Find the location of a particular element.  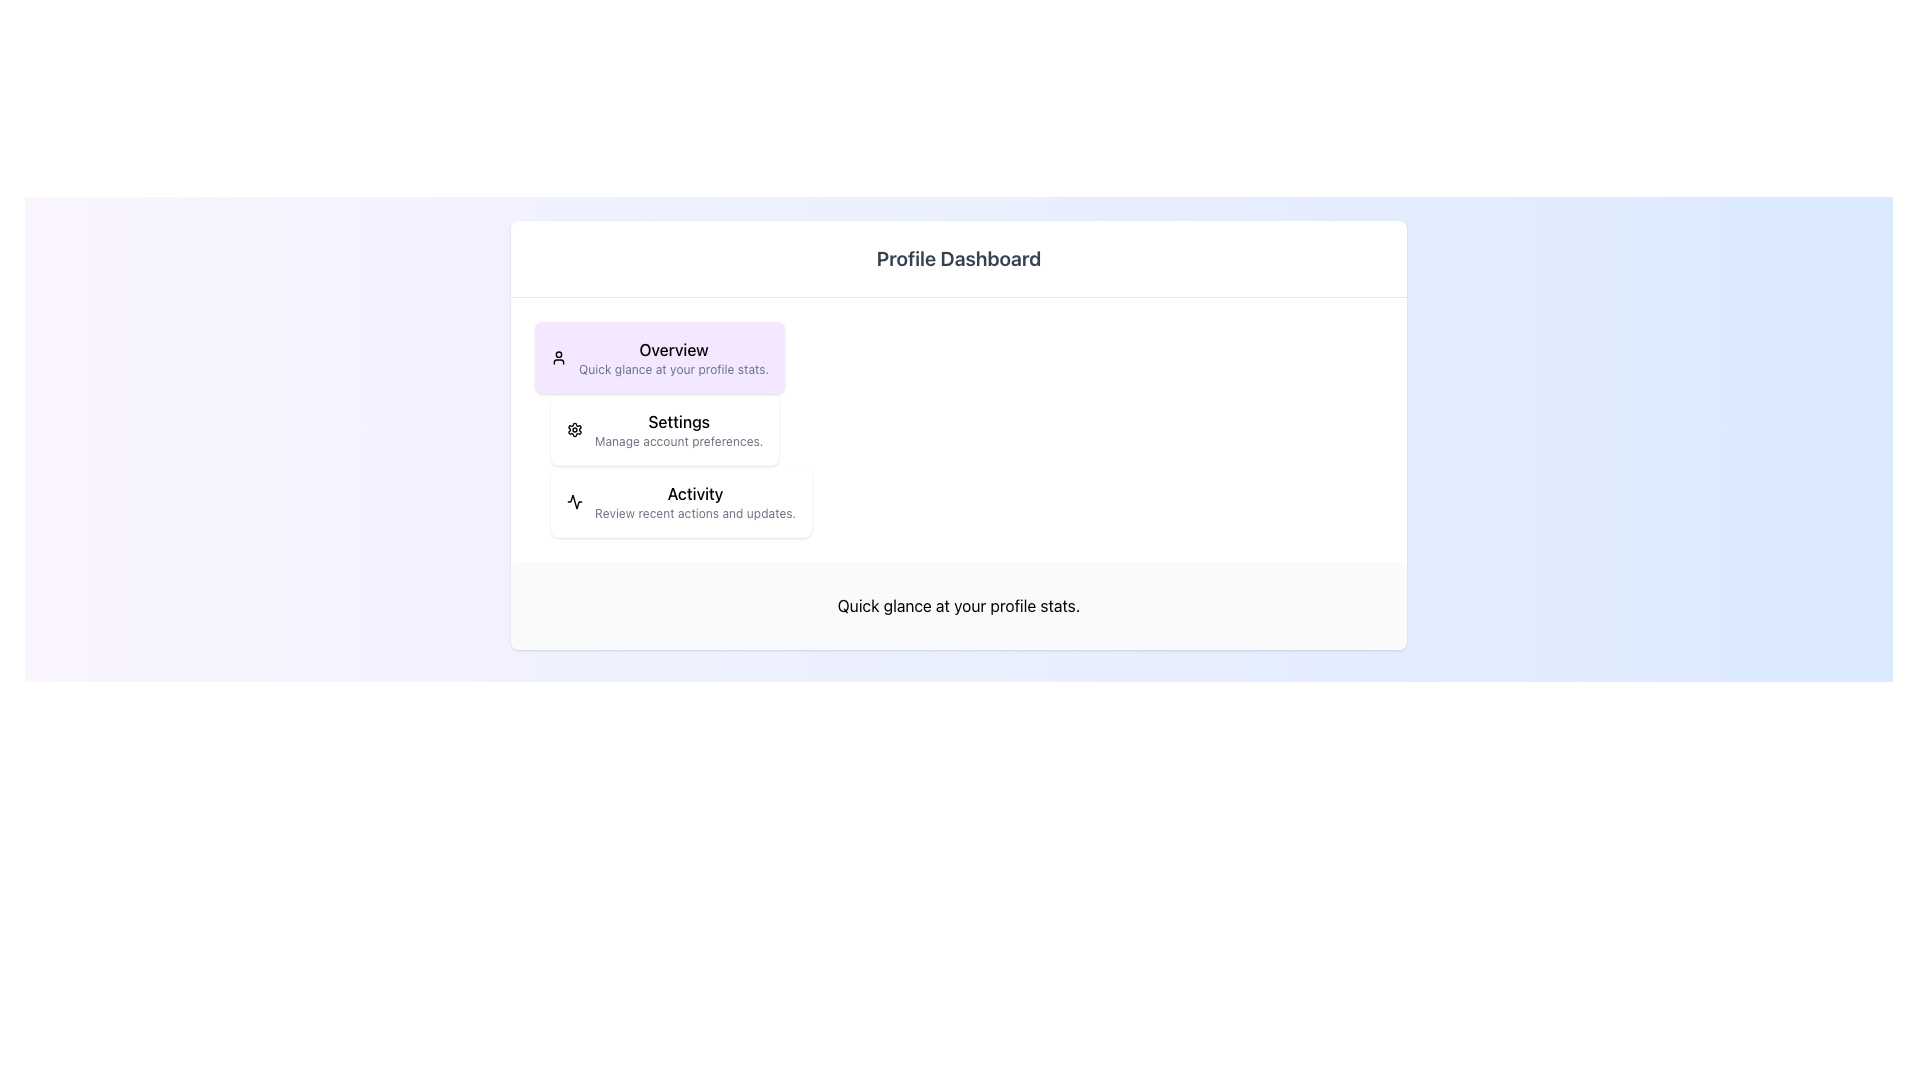

the first button in the vertical list of profile dashboard cards, which has a light purple background and contains the text 'Overview' and 'Quick glance at your profile stats.' is located at coordinates (660, 357).